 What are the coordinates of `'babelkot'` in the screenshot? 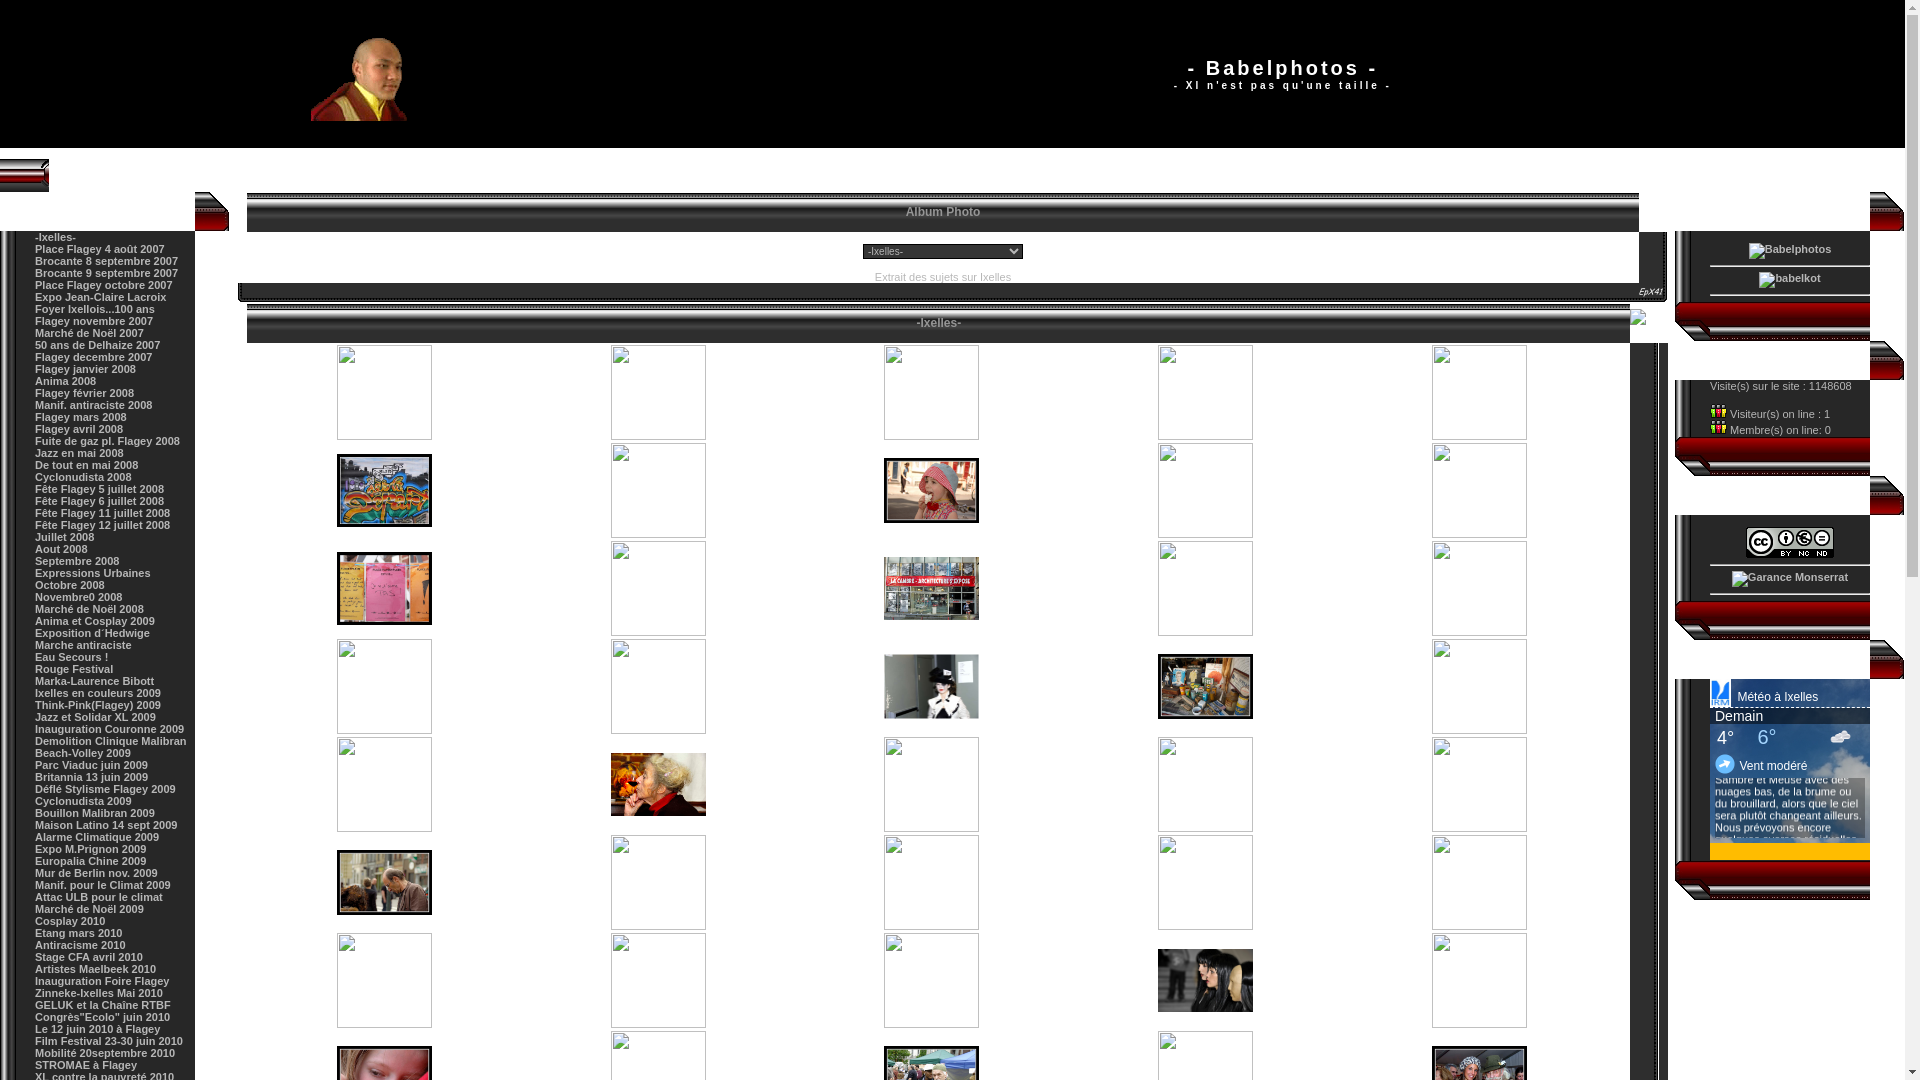 It's located at (1789, 280).